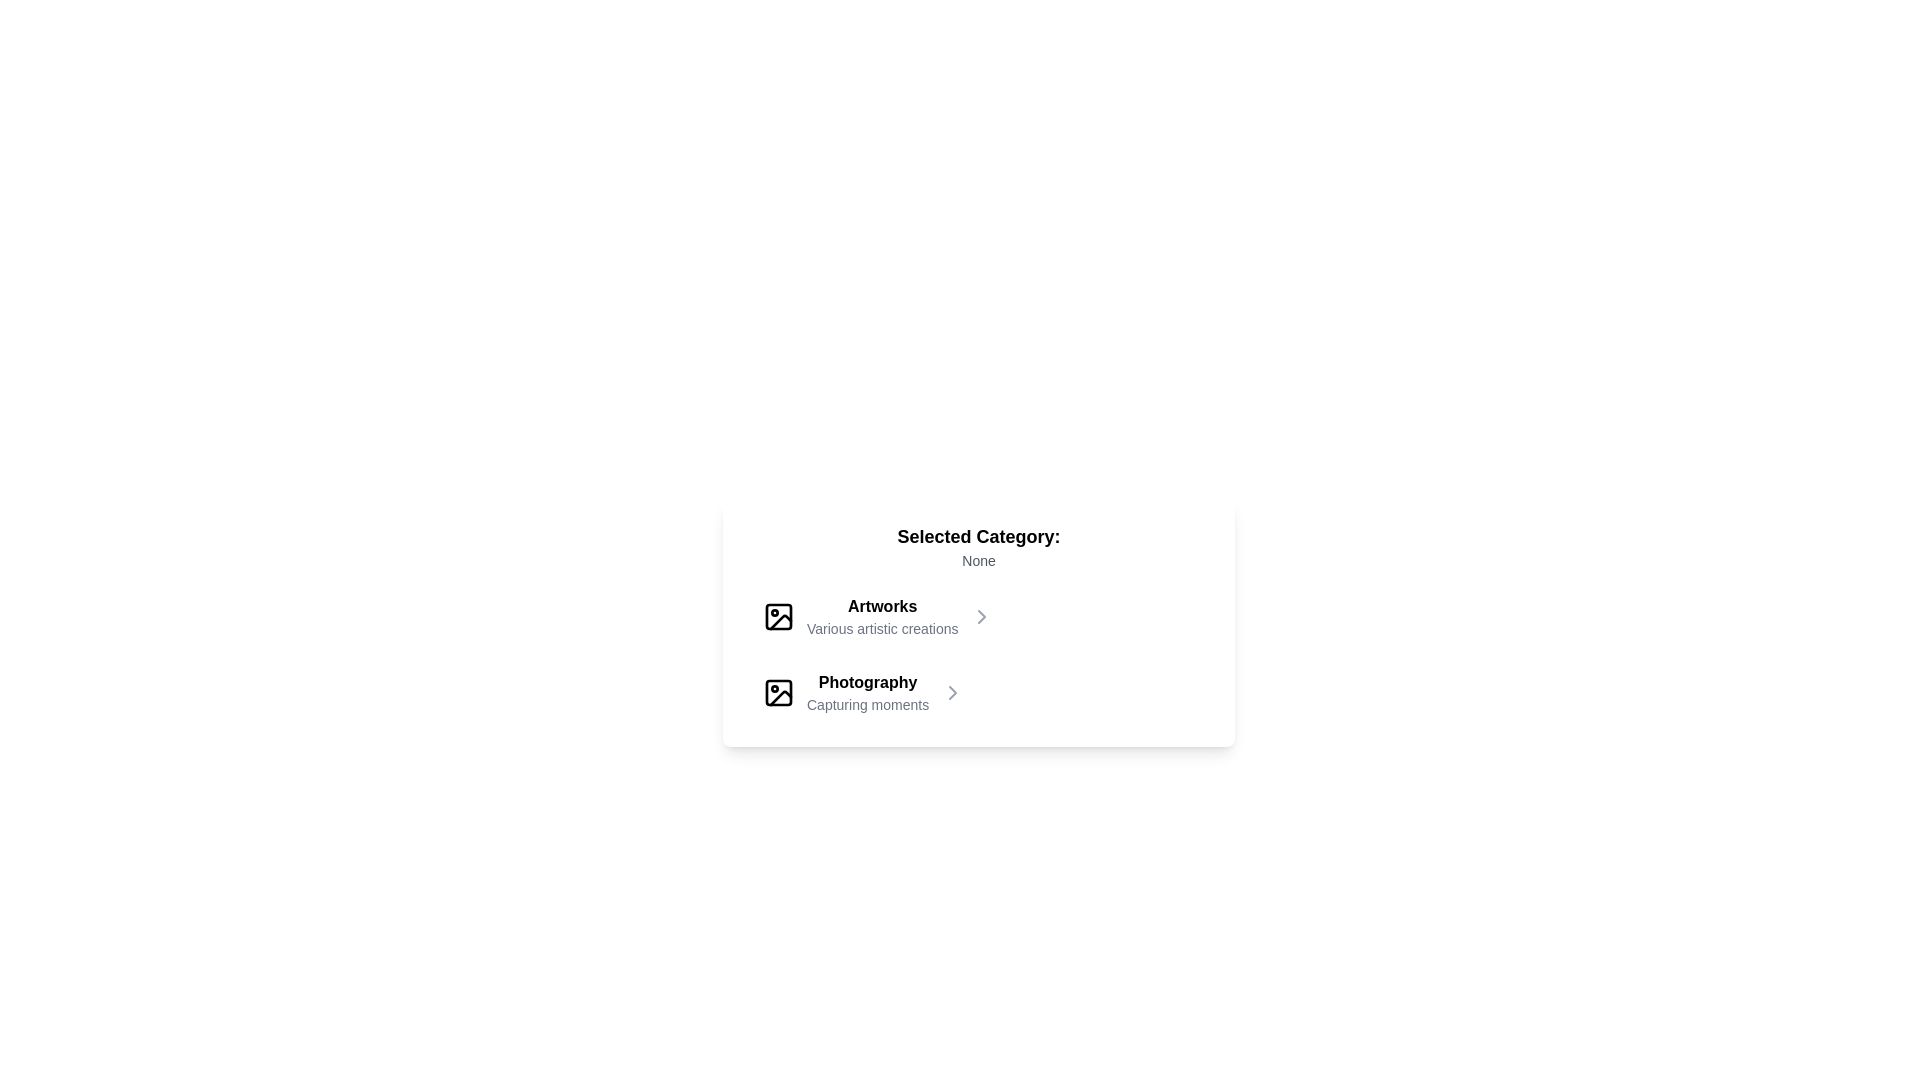 The width and height of the screenshot is (1920, 1080). Describe the element at coordinates (979, 560) in the screenshot. I see `text element displaying 'None' which is located beneath the heading 'Selected Category:' in gray color` at that location.